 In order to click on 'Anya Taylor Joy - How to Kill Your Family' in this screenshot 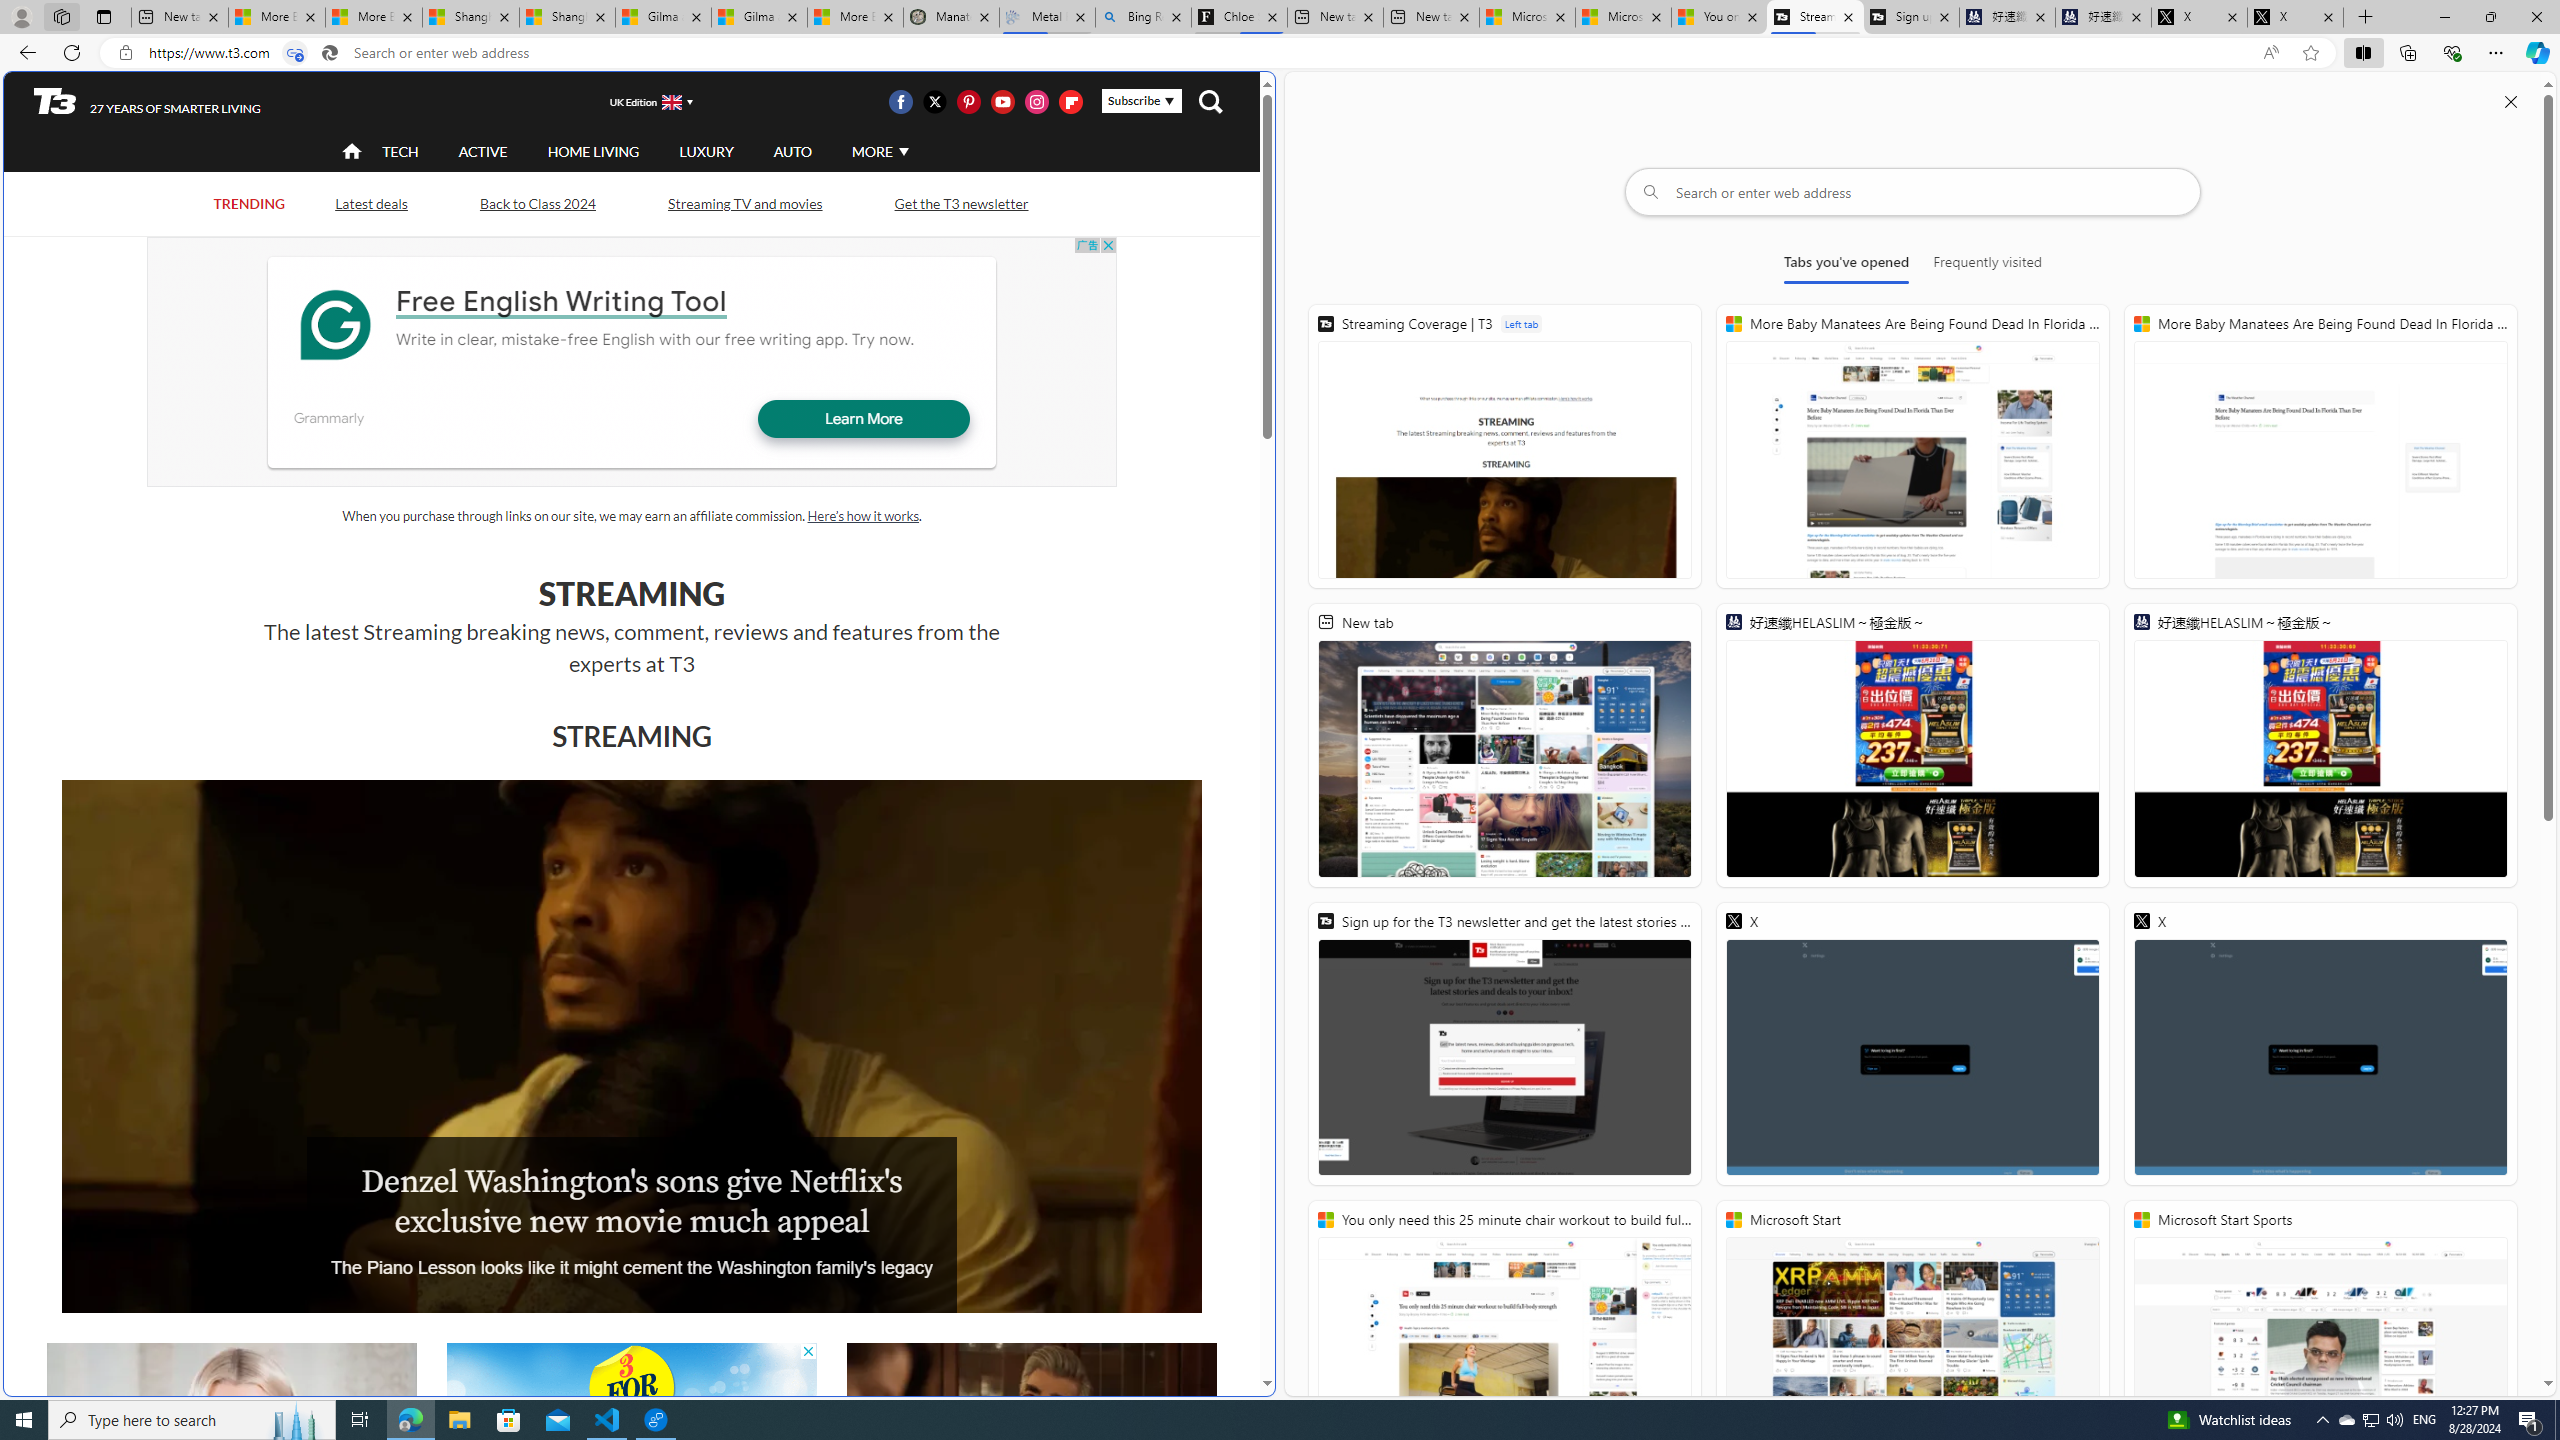, I will do `click(231, 1440)`.